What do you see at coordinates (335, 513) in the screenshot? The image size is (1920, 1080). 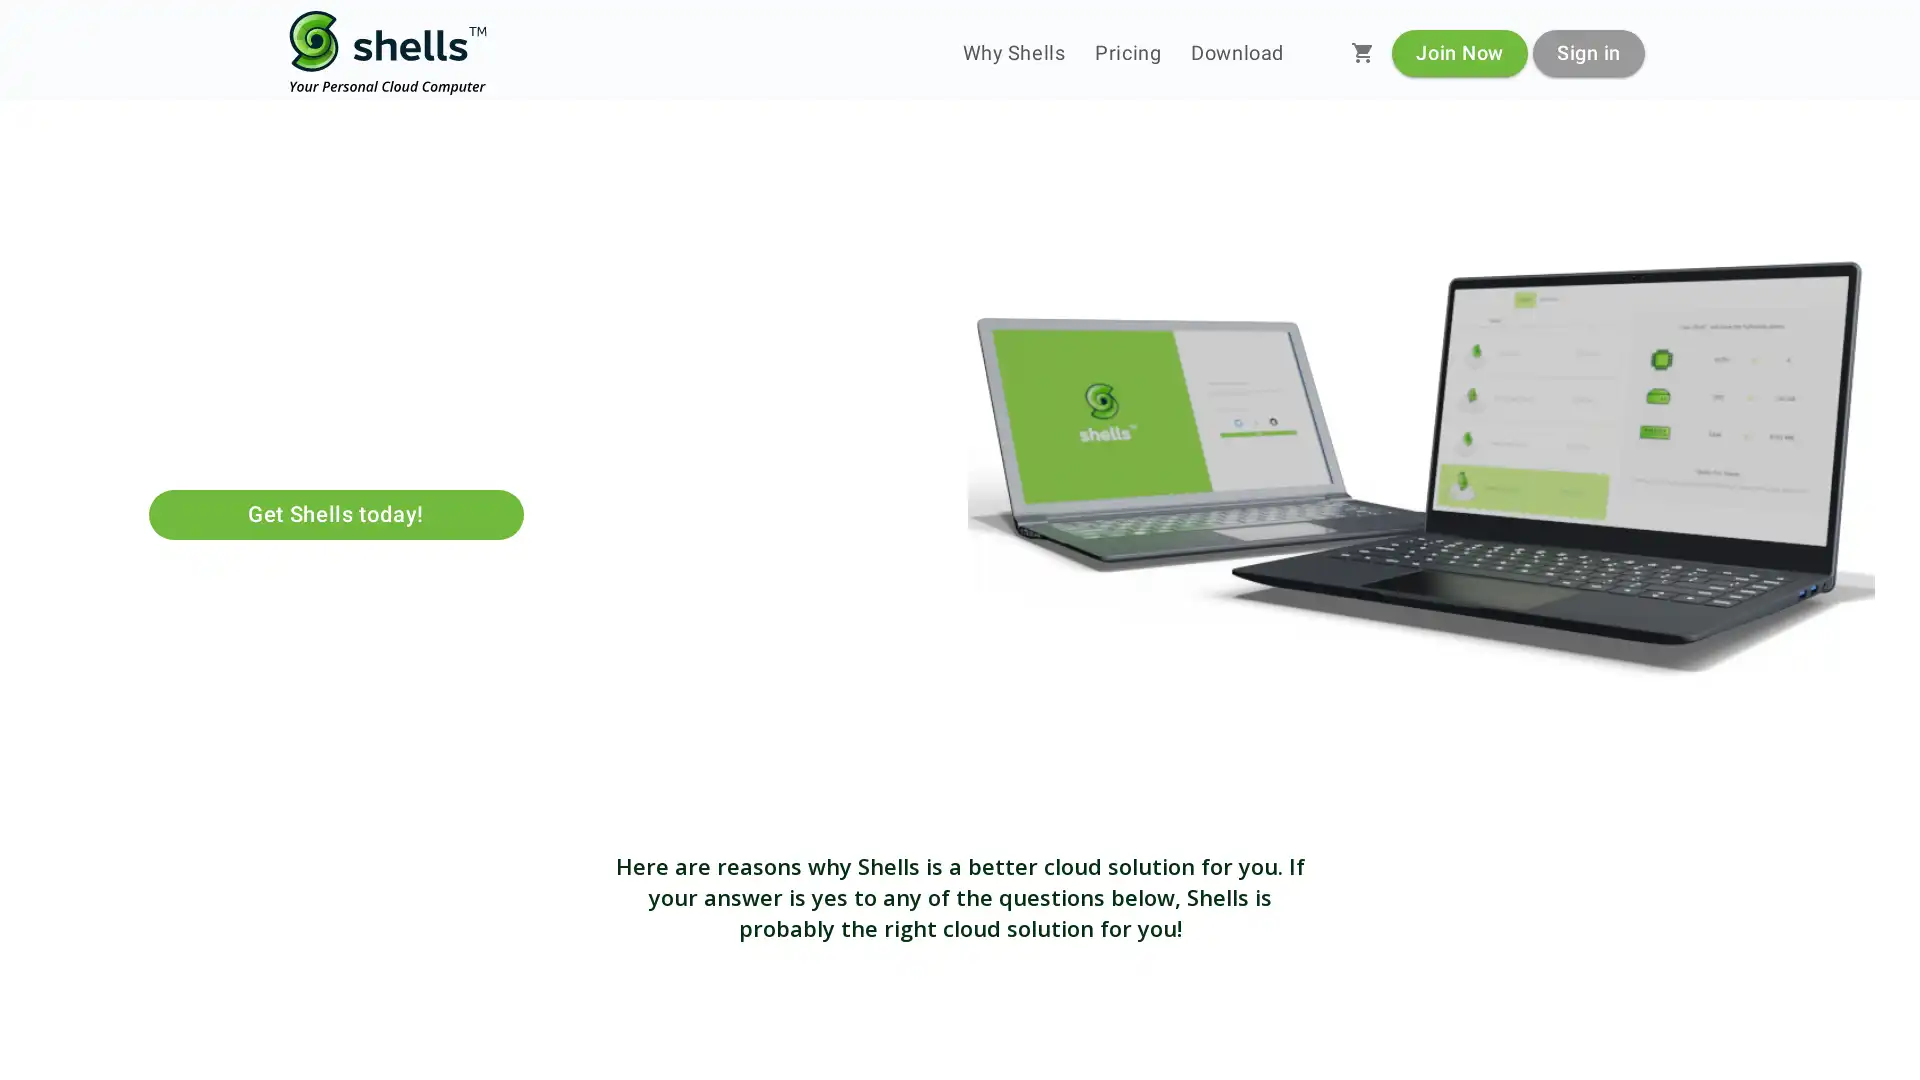 I see `Get Shells today!` at bounding box center [335, 513].